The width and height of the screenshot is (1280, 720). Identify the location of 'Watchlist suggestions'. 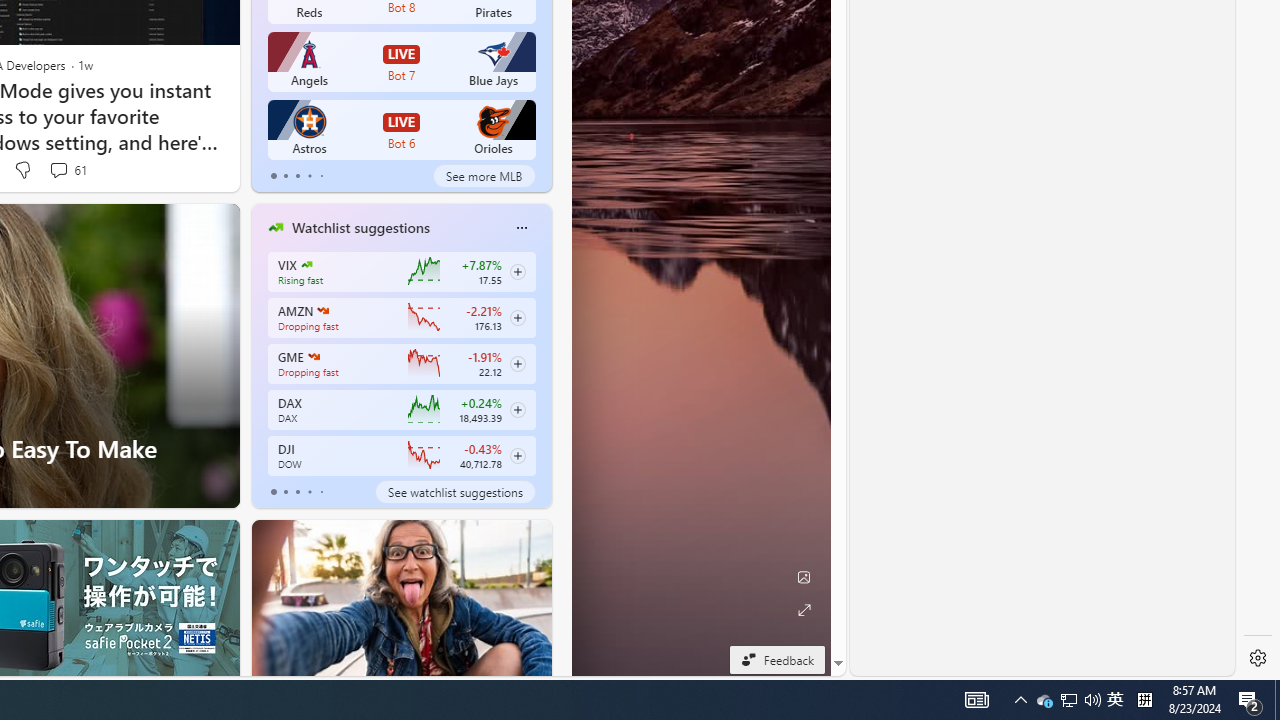
(360, 226).